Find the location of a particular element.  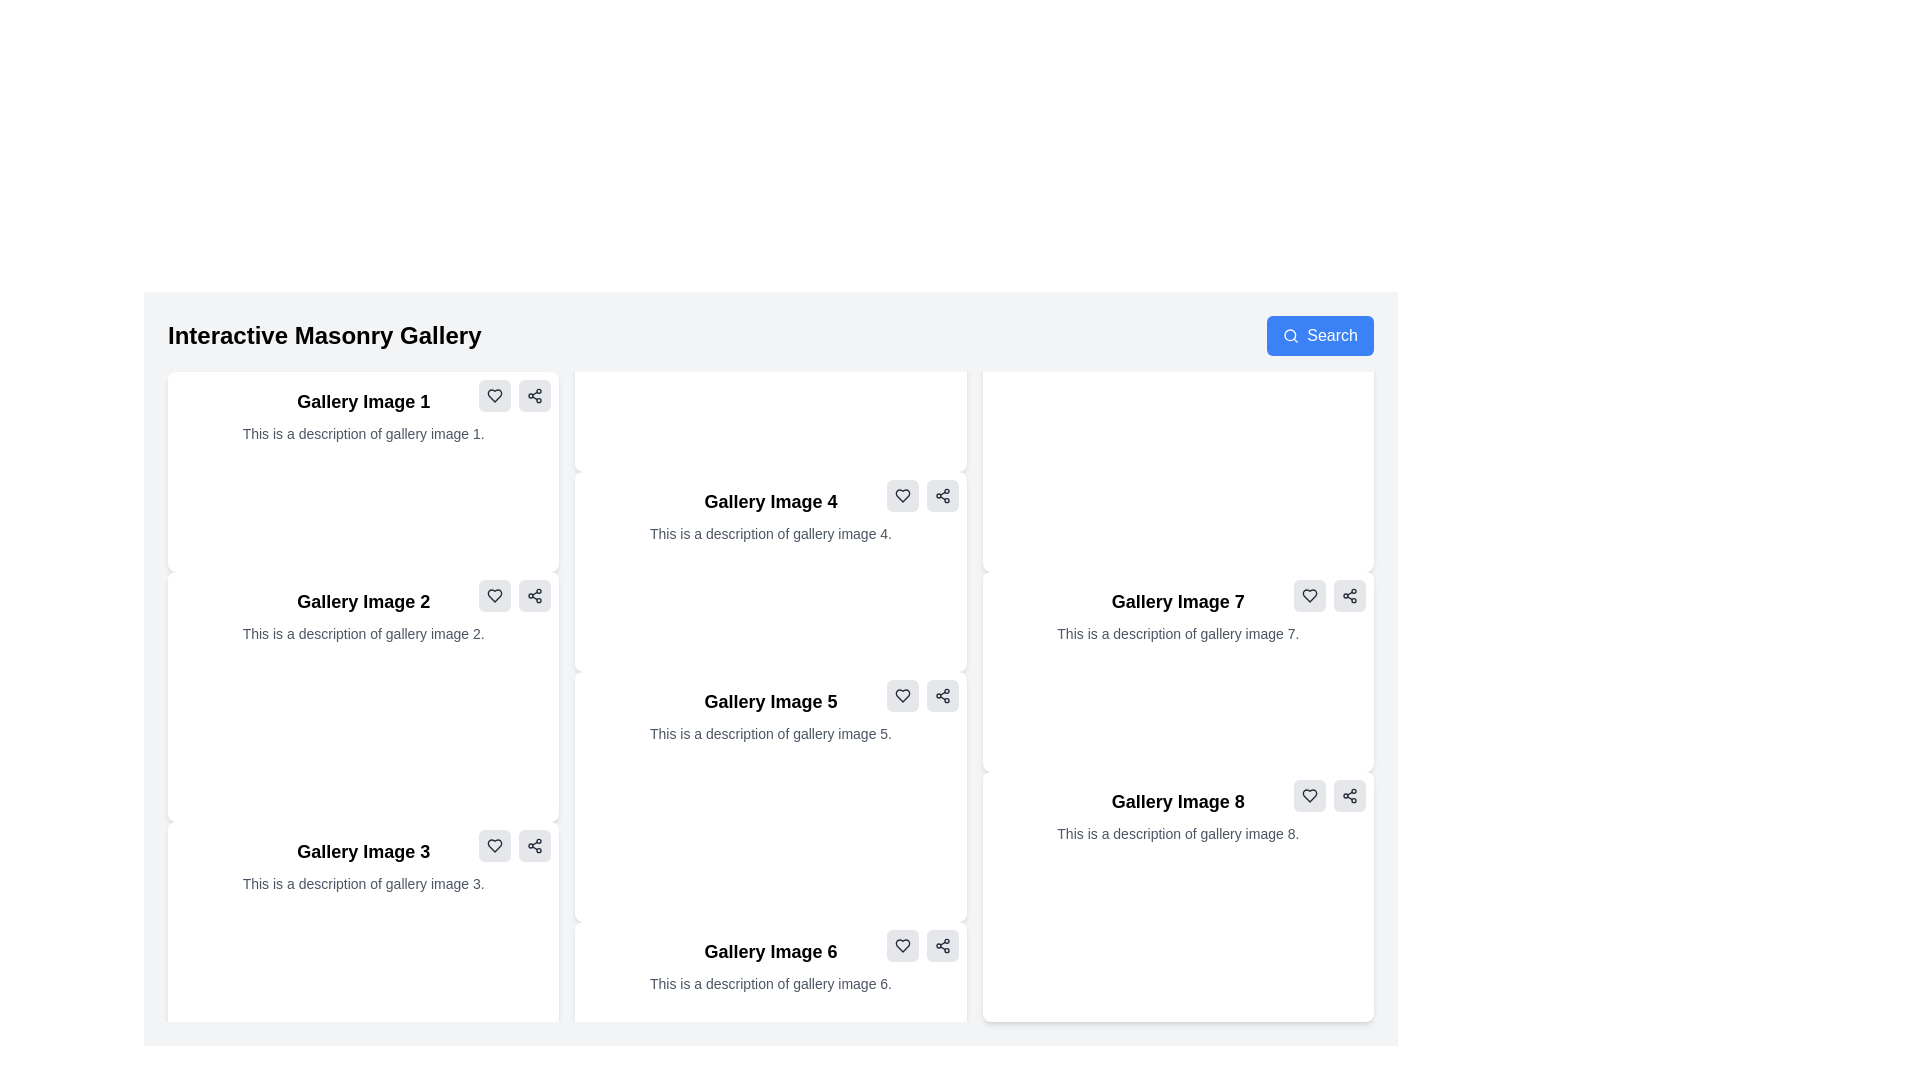

the heart icon at the top-right corner of 'Gallery Image 1' card to like the item is located at coordinates (495, 396).